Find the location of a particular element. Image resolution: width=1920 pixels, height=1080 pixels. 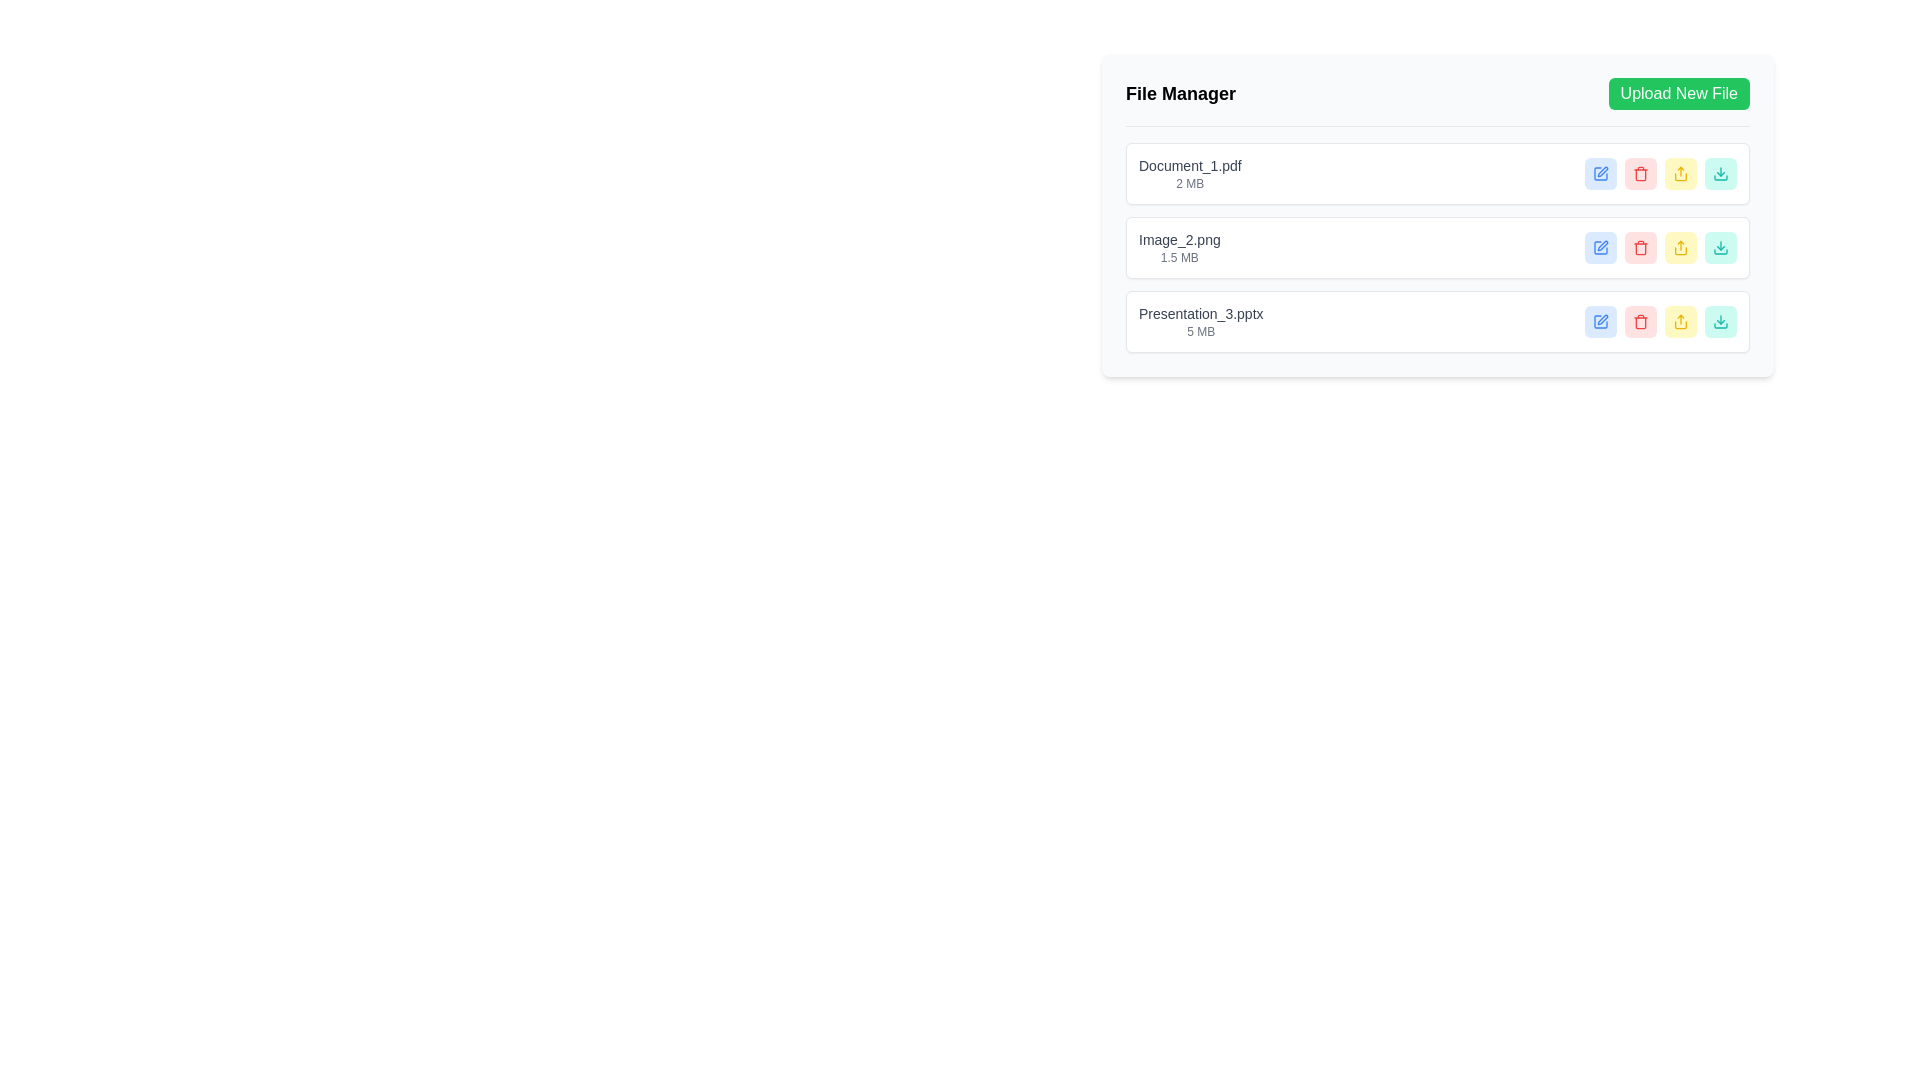

the upload icon (upward arrow from a box) located in the file manager interface, specifically associated with 'Presentation_3.pptx' in the last row of operation icons is located at coordinates (1680, 320).